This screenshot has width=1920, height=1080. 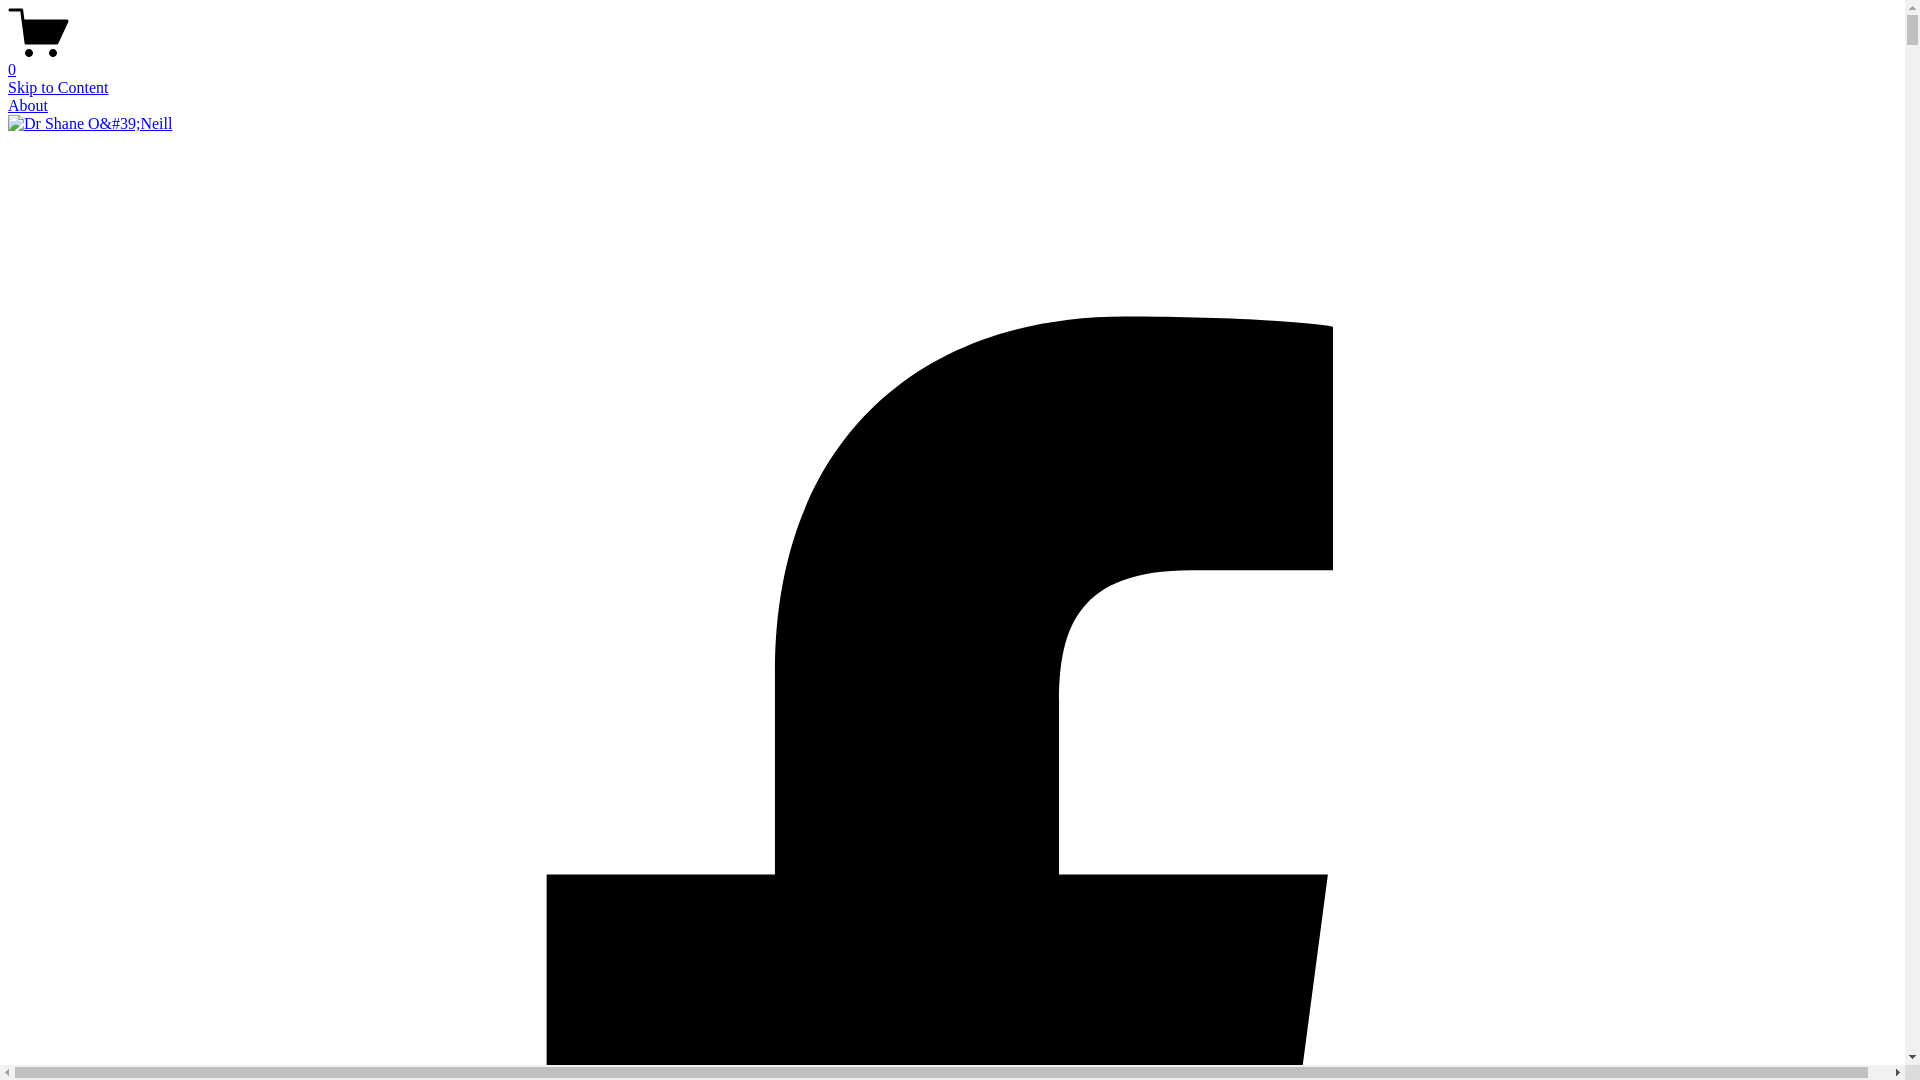 I want to click on '0', so click(x=951, y=60).